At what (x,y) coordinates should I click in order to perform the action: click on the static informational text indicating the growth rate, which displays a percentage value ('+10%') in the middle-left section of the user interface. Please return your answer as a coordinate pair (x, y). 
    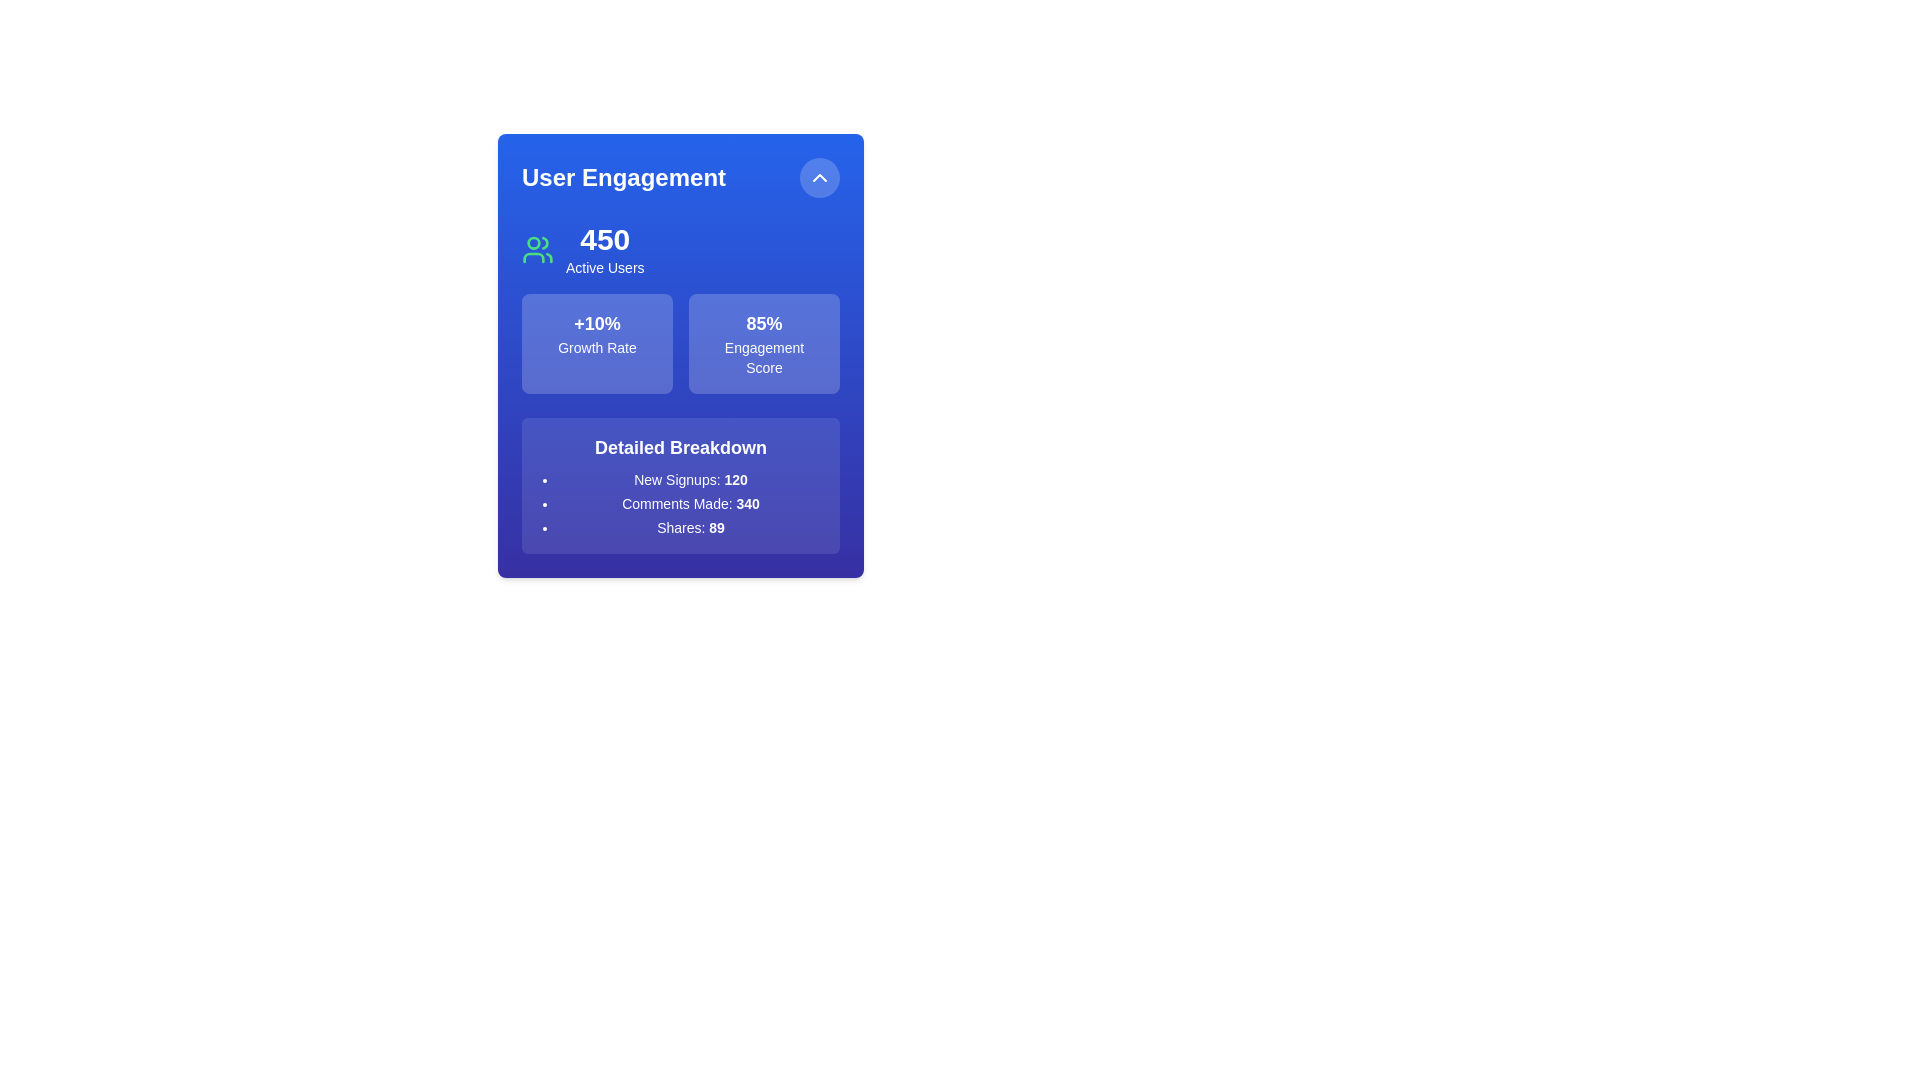
    Looking at the image, I should click on (596, 323).